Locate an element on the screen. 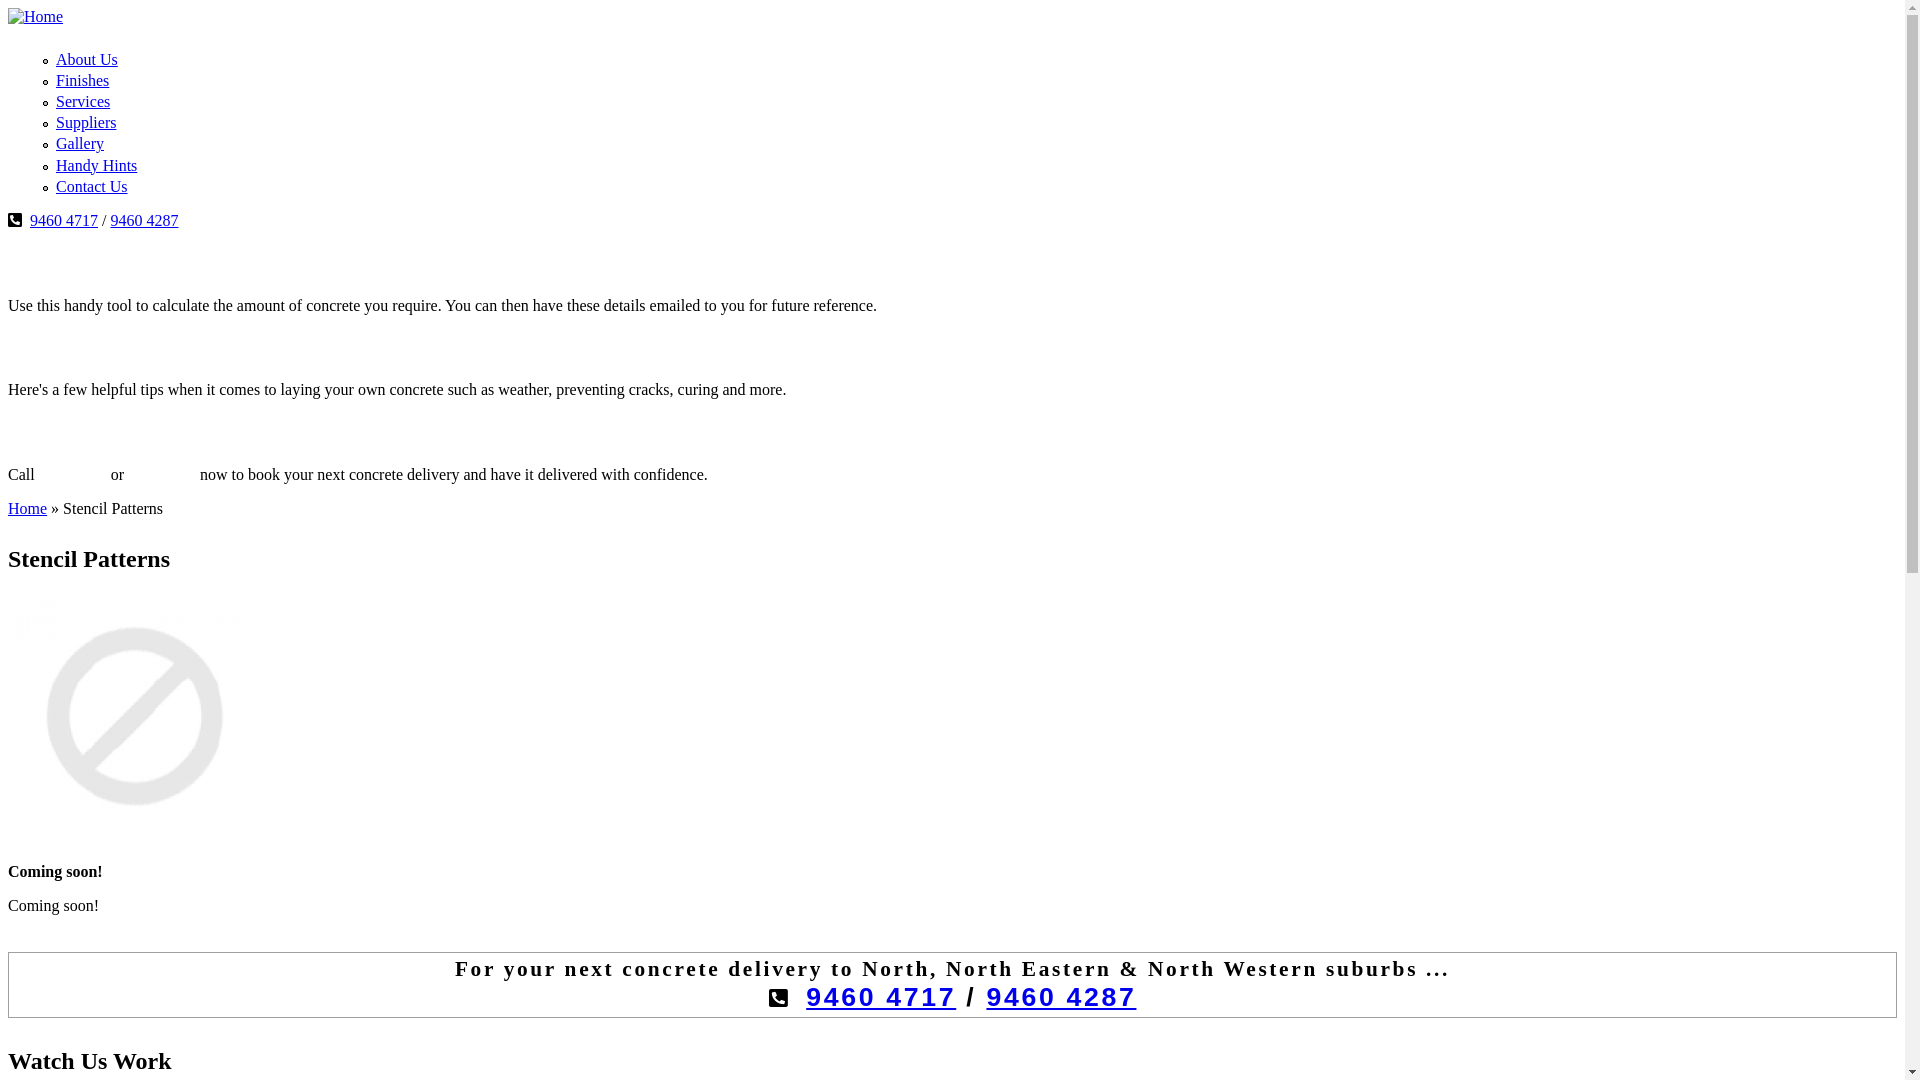 The width and height of the screenshot is (1920, 1080). 'Finishes' is located at coordinates (81, 79).